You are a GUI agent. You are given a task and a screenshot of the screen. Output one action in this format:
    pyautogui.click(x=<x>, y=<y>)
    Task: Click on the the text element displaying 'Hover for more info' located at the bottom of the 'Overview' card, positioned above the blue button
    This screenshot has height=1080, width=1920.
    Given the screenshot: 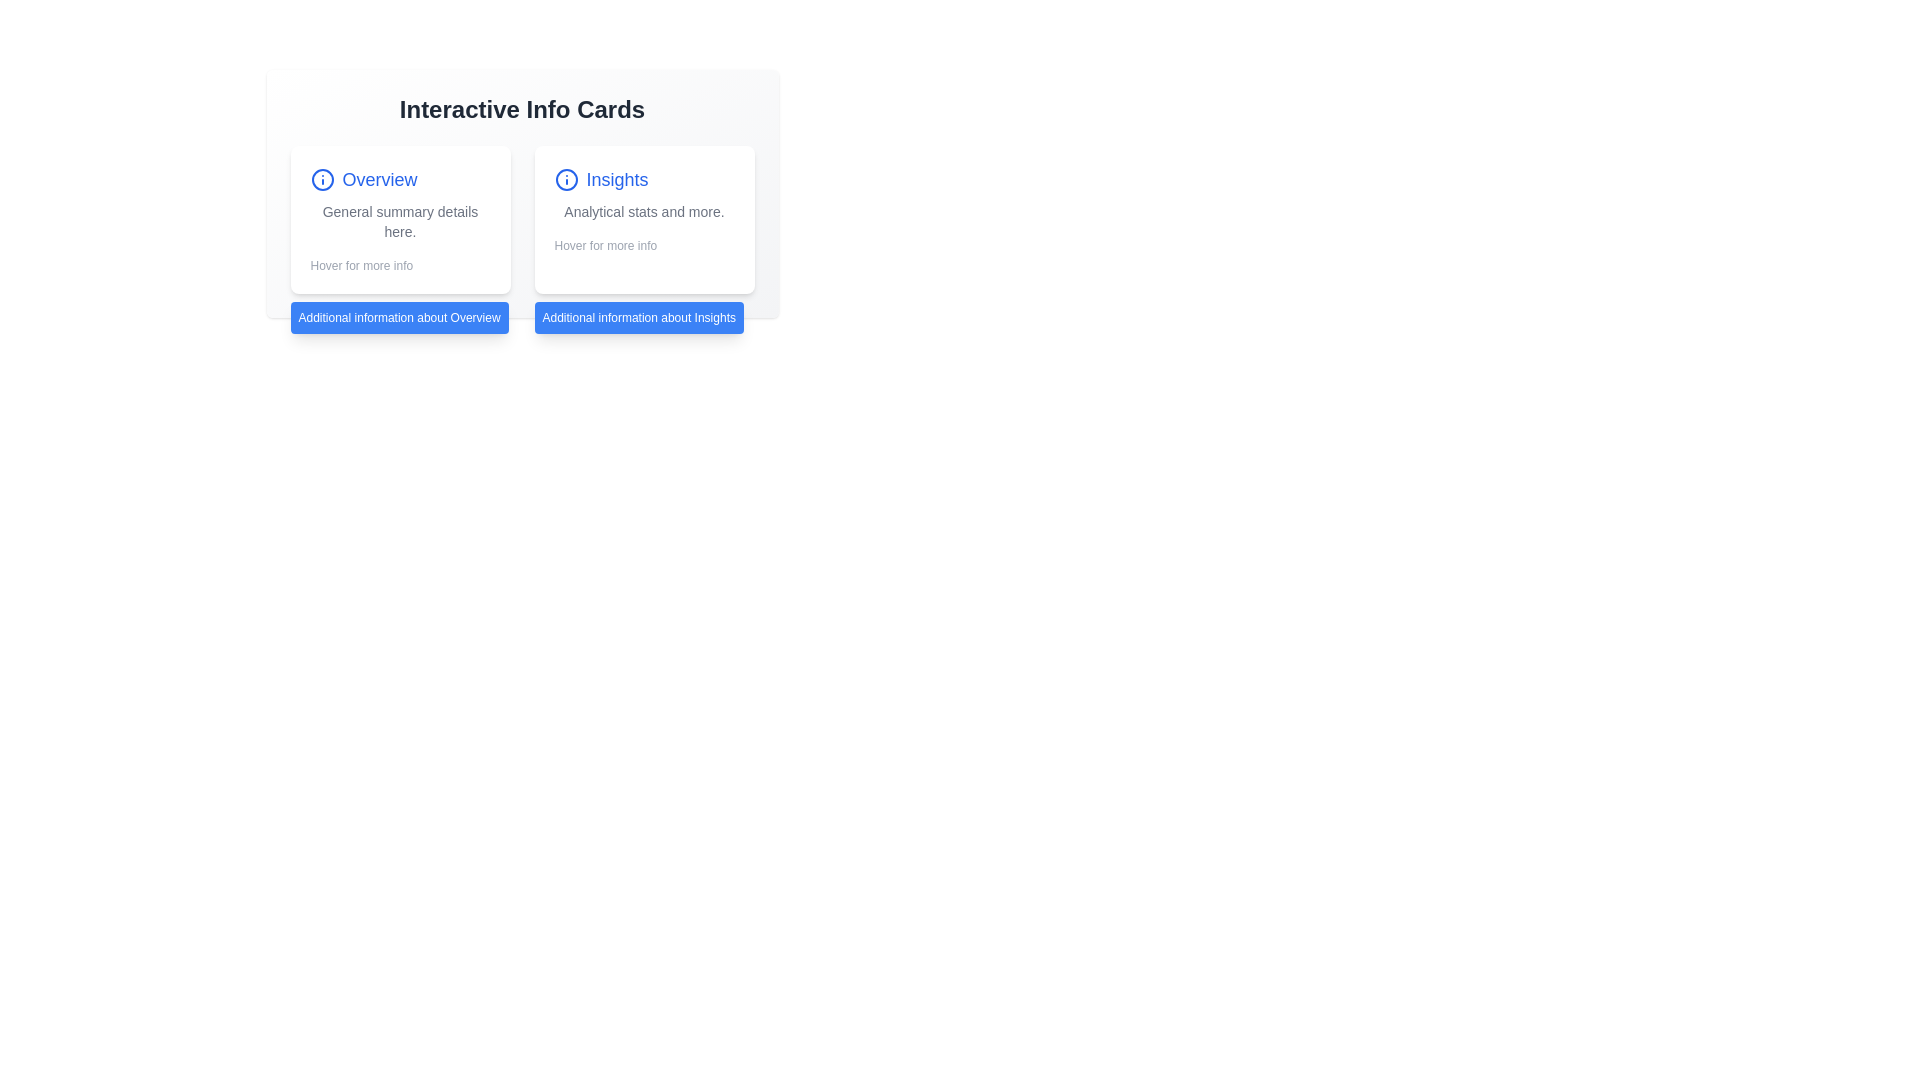 What is the action you would take?
    pyautogui.click(x=400, y=265)
    